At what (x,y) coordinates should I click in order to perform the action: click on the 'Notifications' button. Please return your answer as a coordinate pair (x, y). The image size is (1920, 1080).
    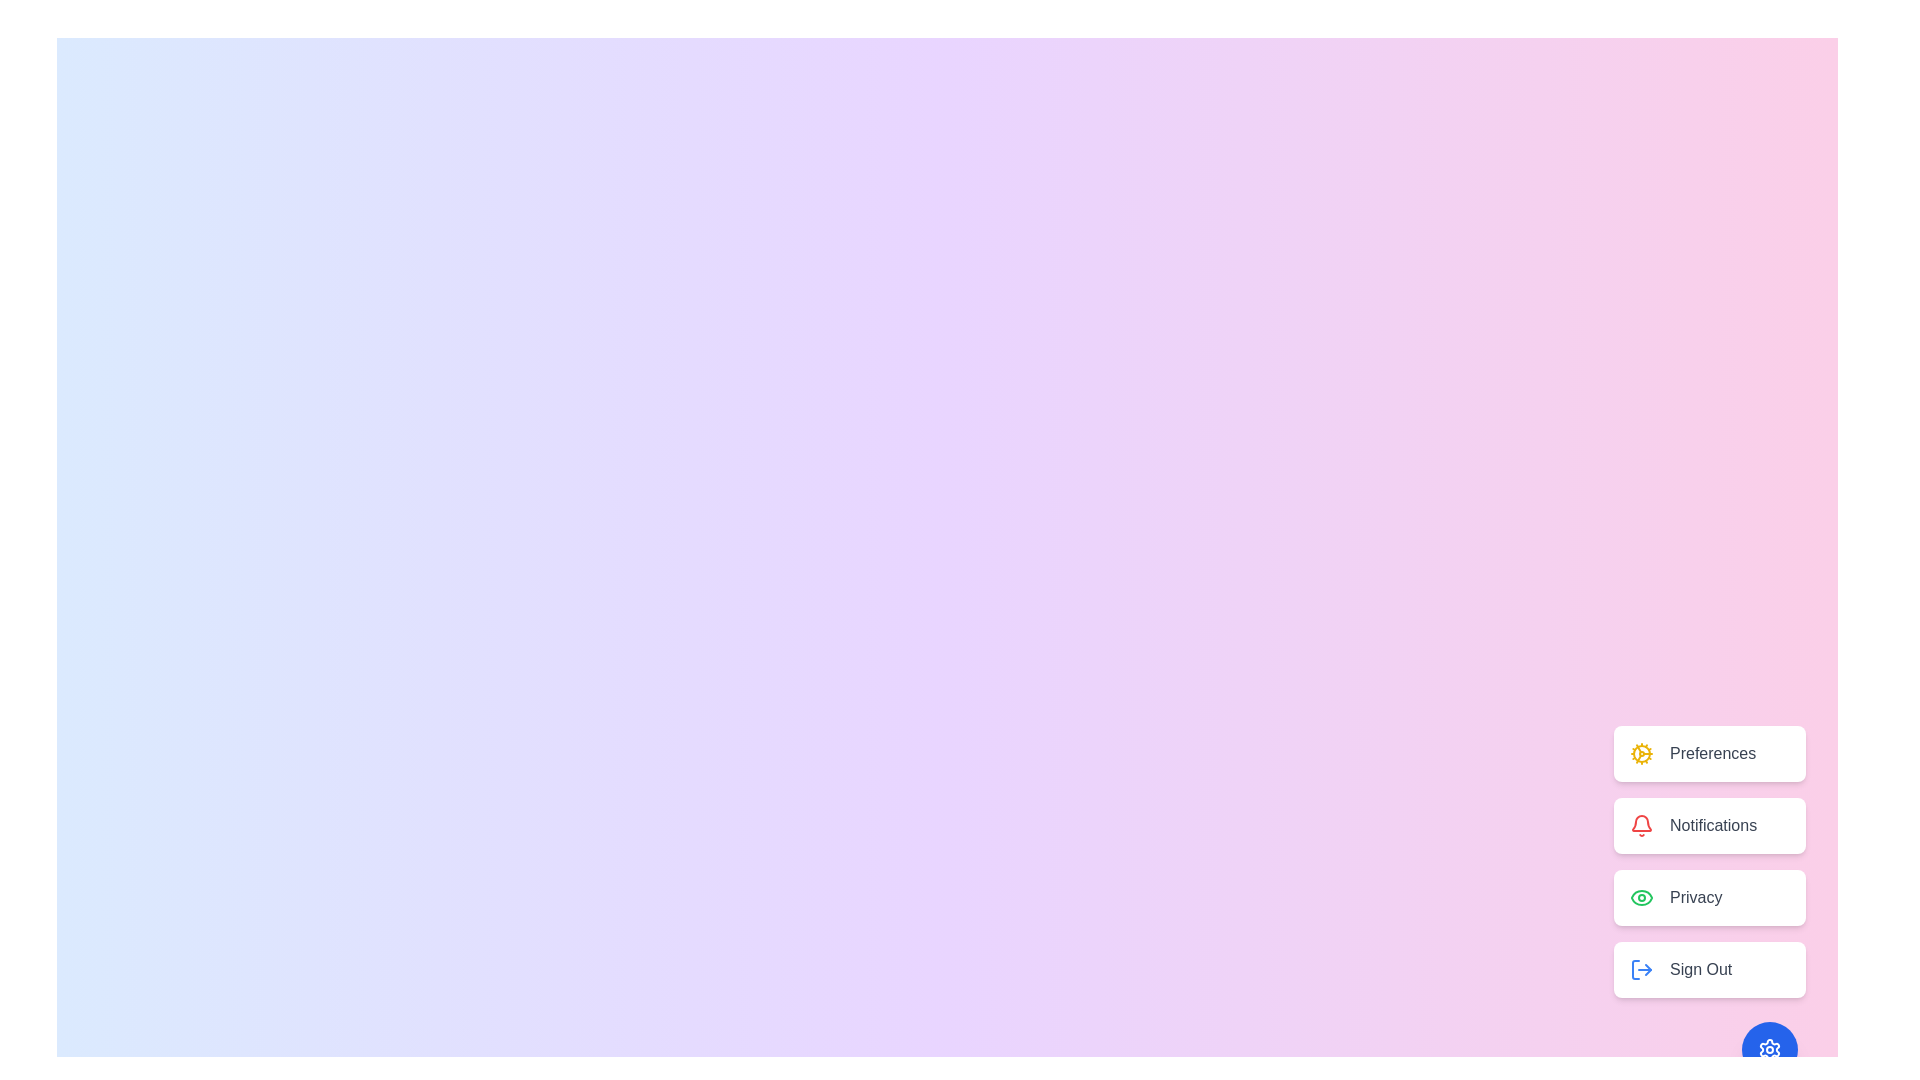
    Looking at the image, I should click on (1708, 825).